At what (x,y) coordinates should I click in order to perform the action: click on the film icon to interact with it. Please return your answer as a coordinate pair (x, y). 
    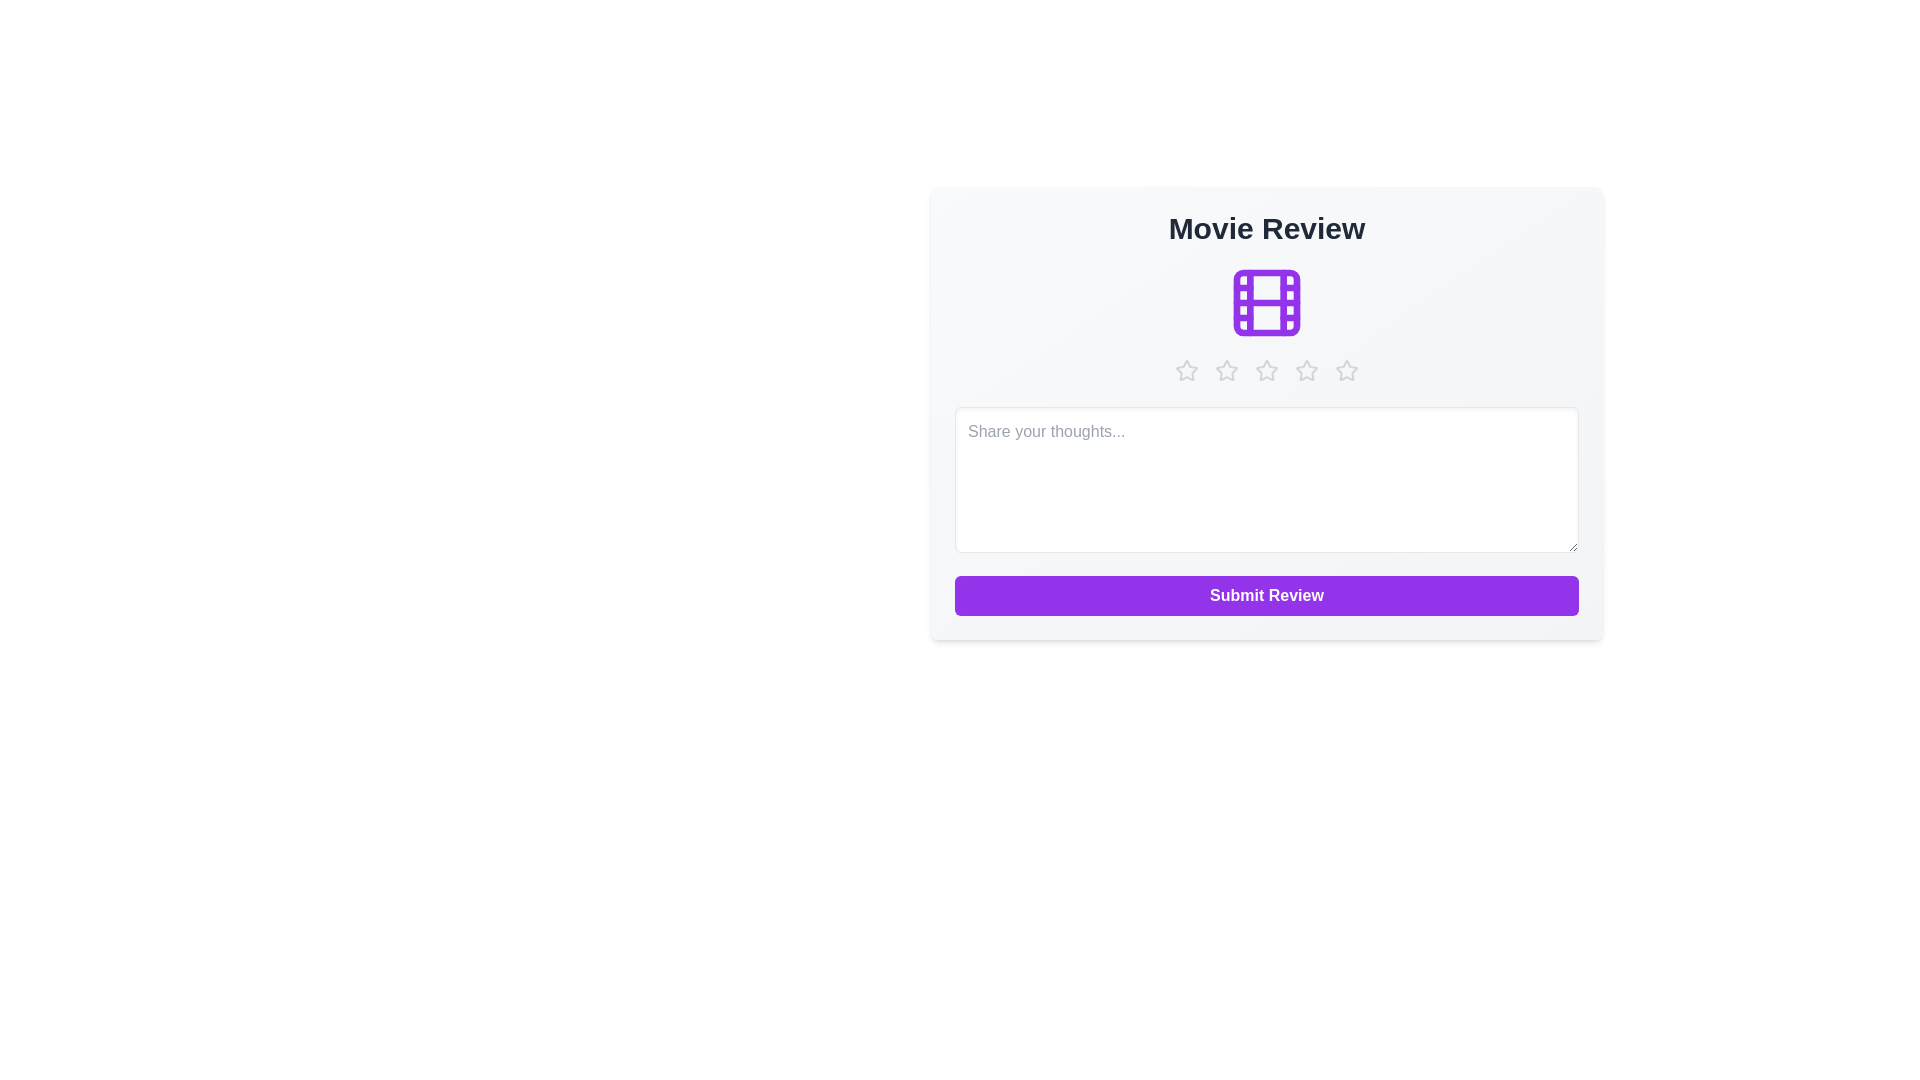
    Looking at the image, I should click on (1266, 303).